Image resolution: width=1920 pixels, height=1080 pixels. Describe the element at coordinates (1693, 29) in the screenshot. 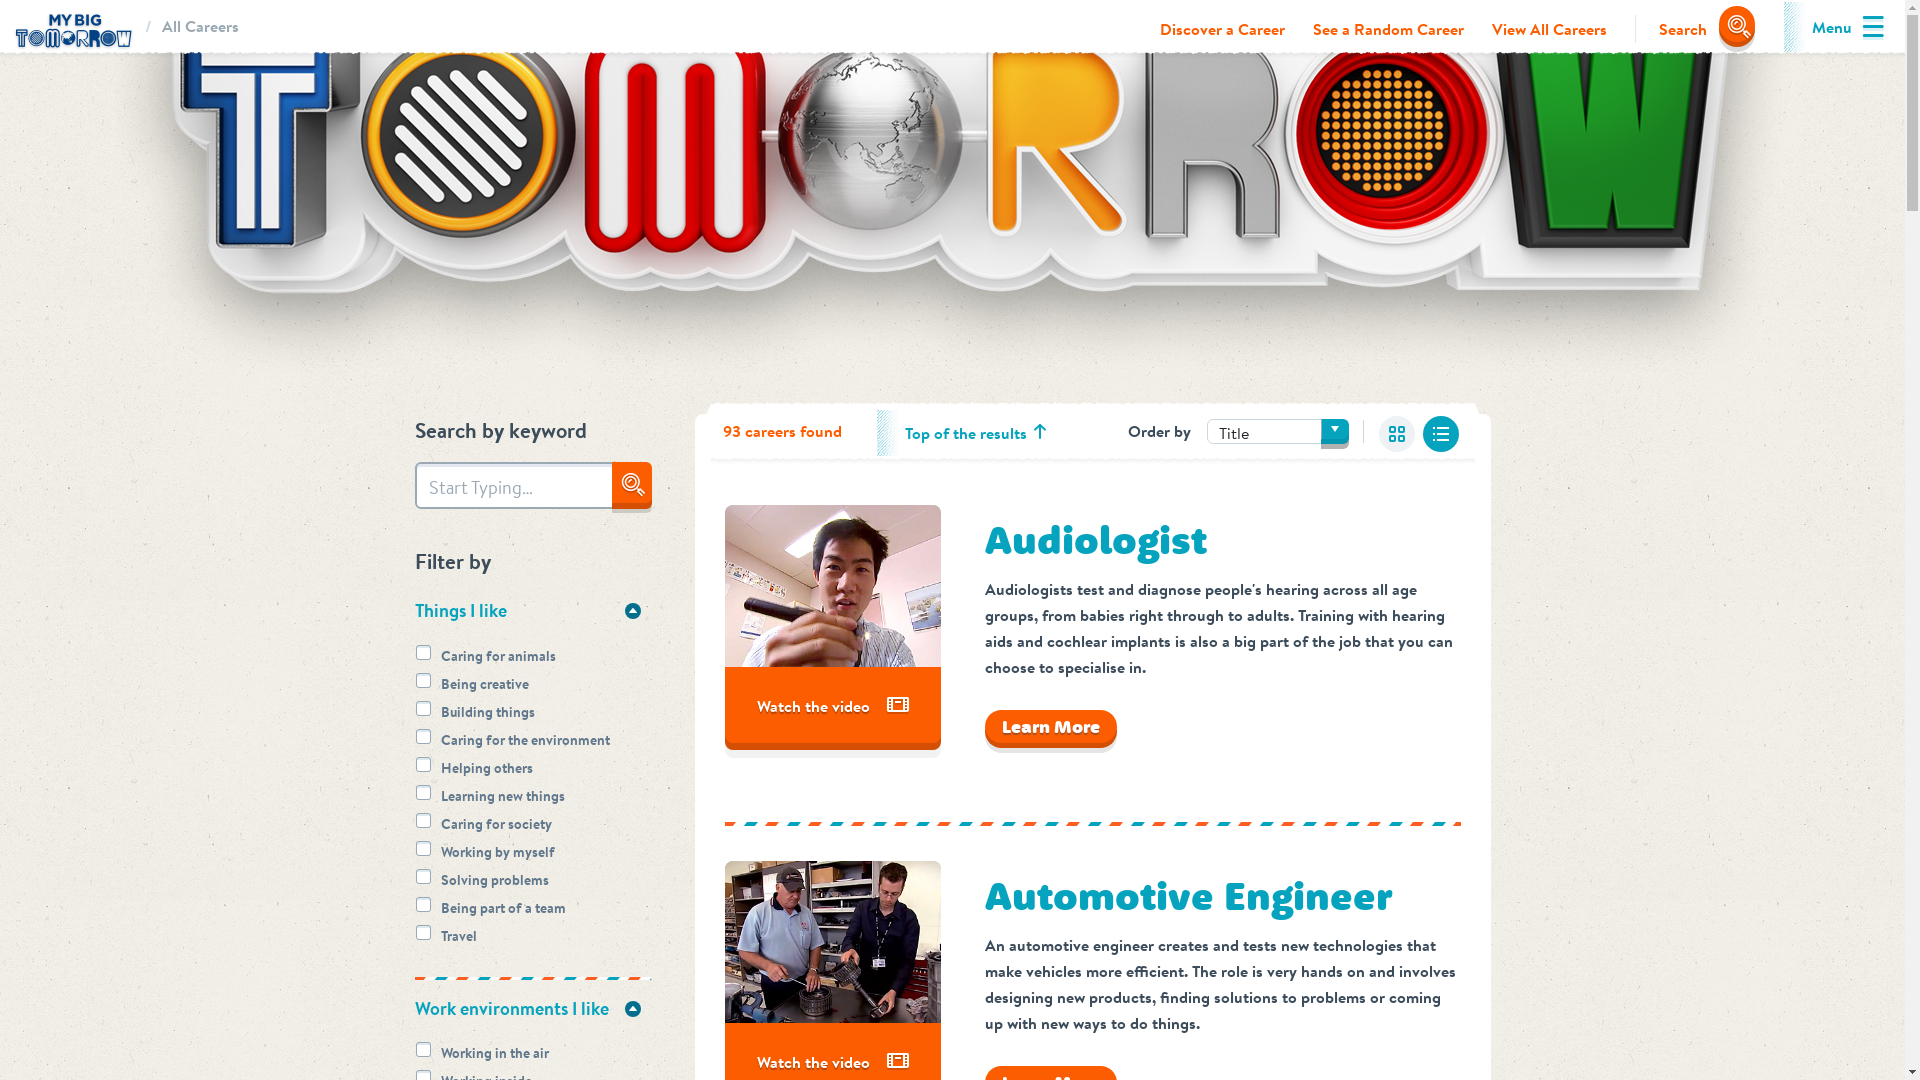

I see `'Search'` at that location.